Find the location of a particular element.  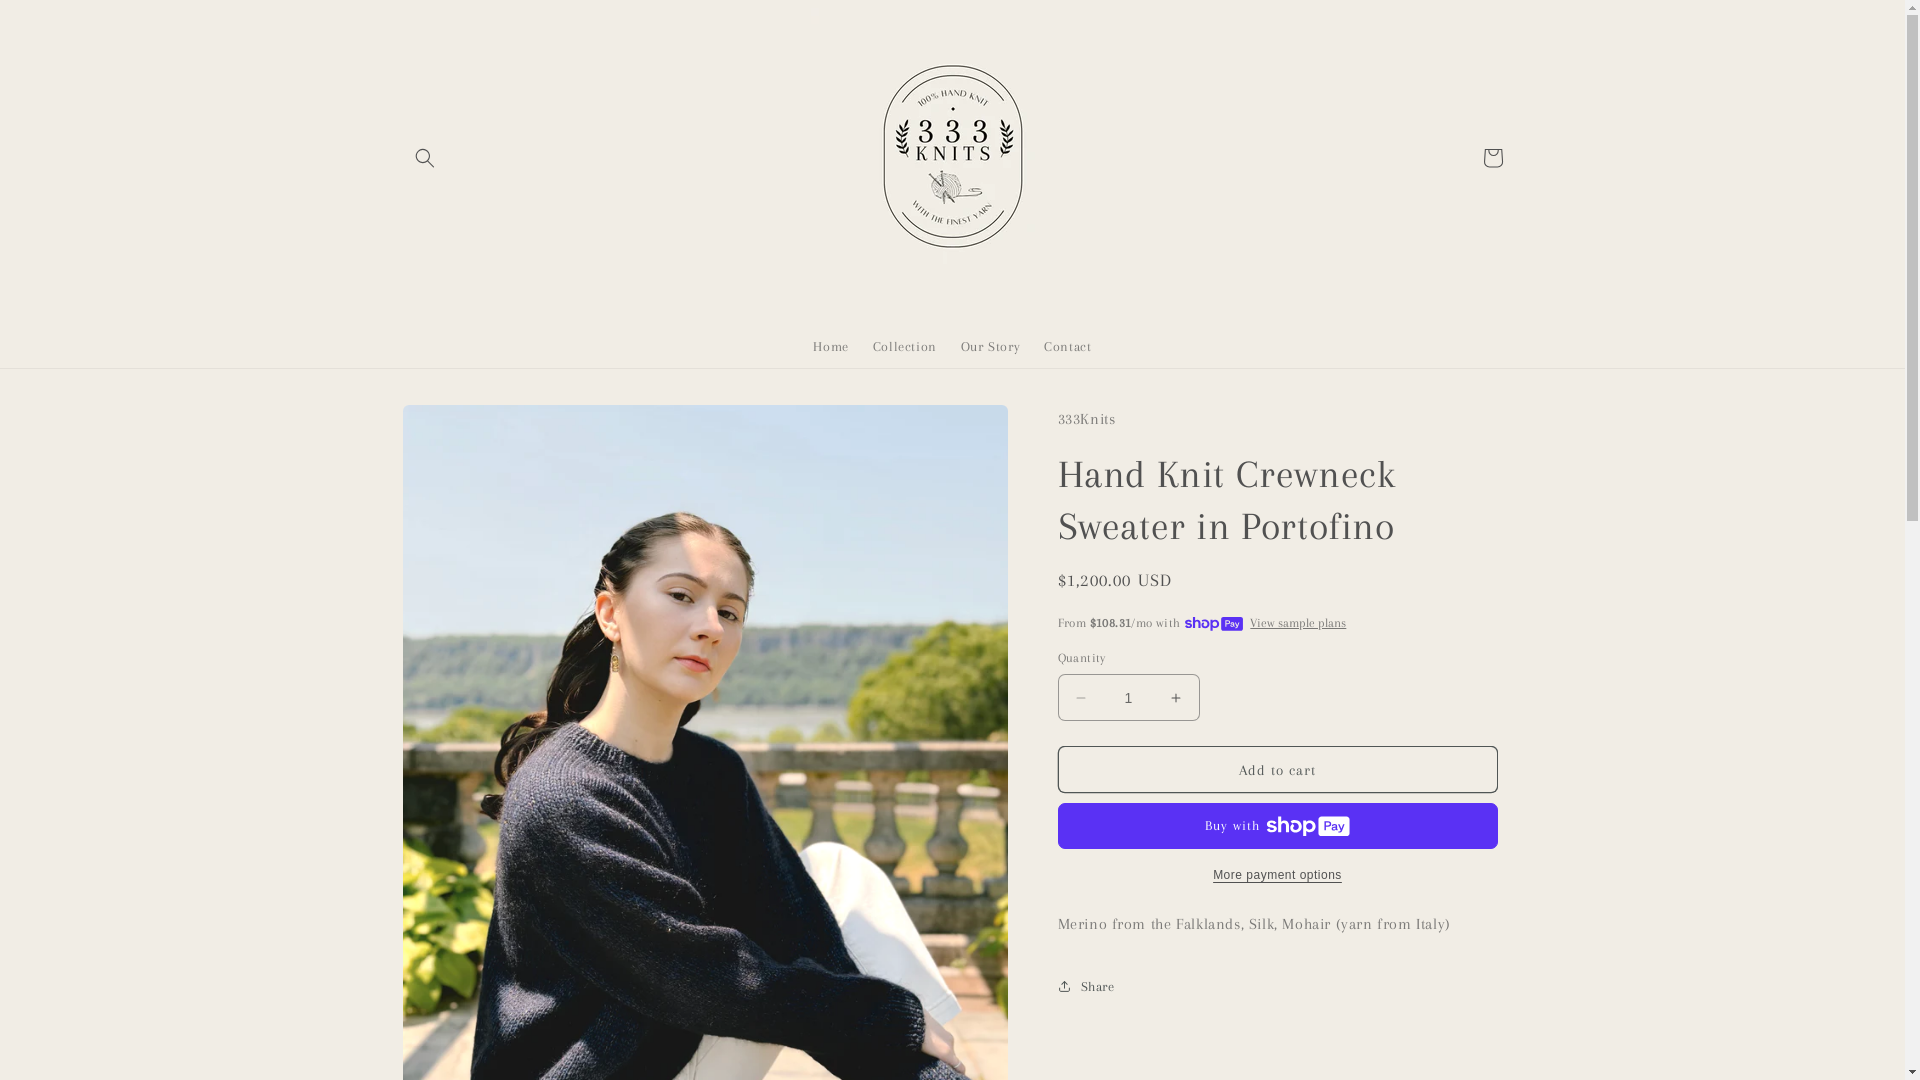

'Our Story' is located at coordinates (990, 346).